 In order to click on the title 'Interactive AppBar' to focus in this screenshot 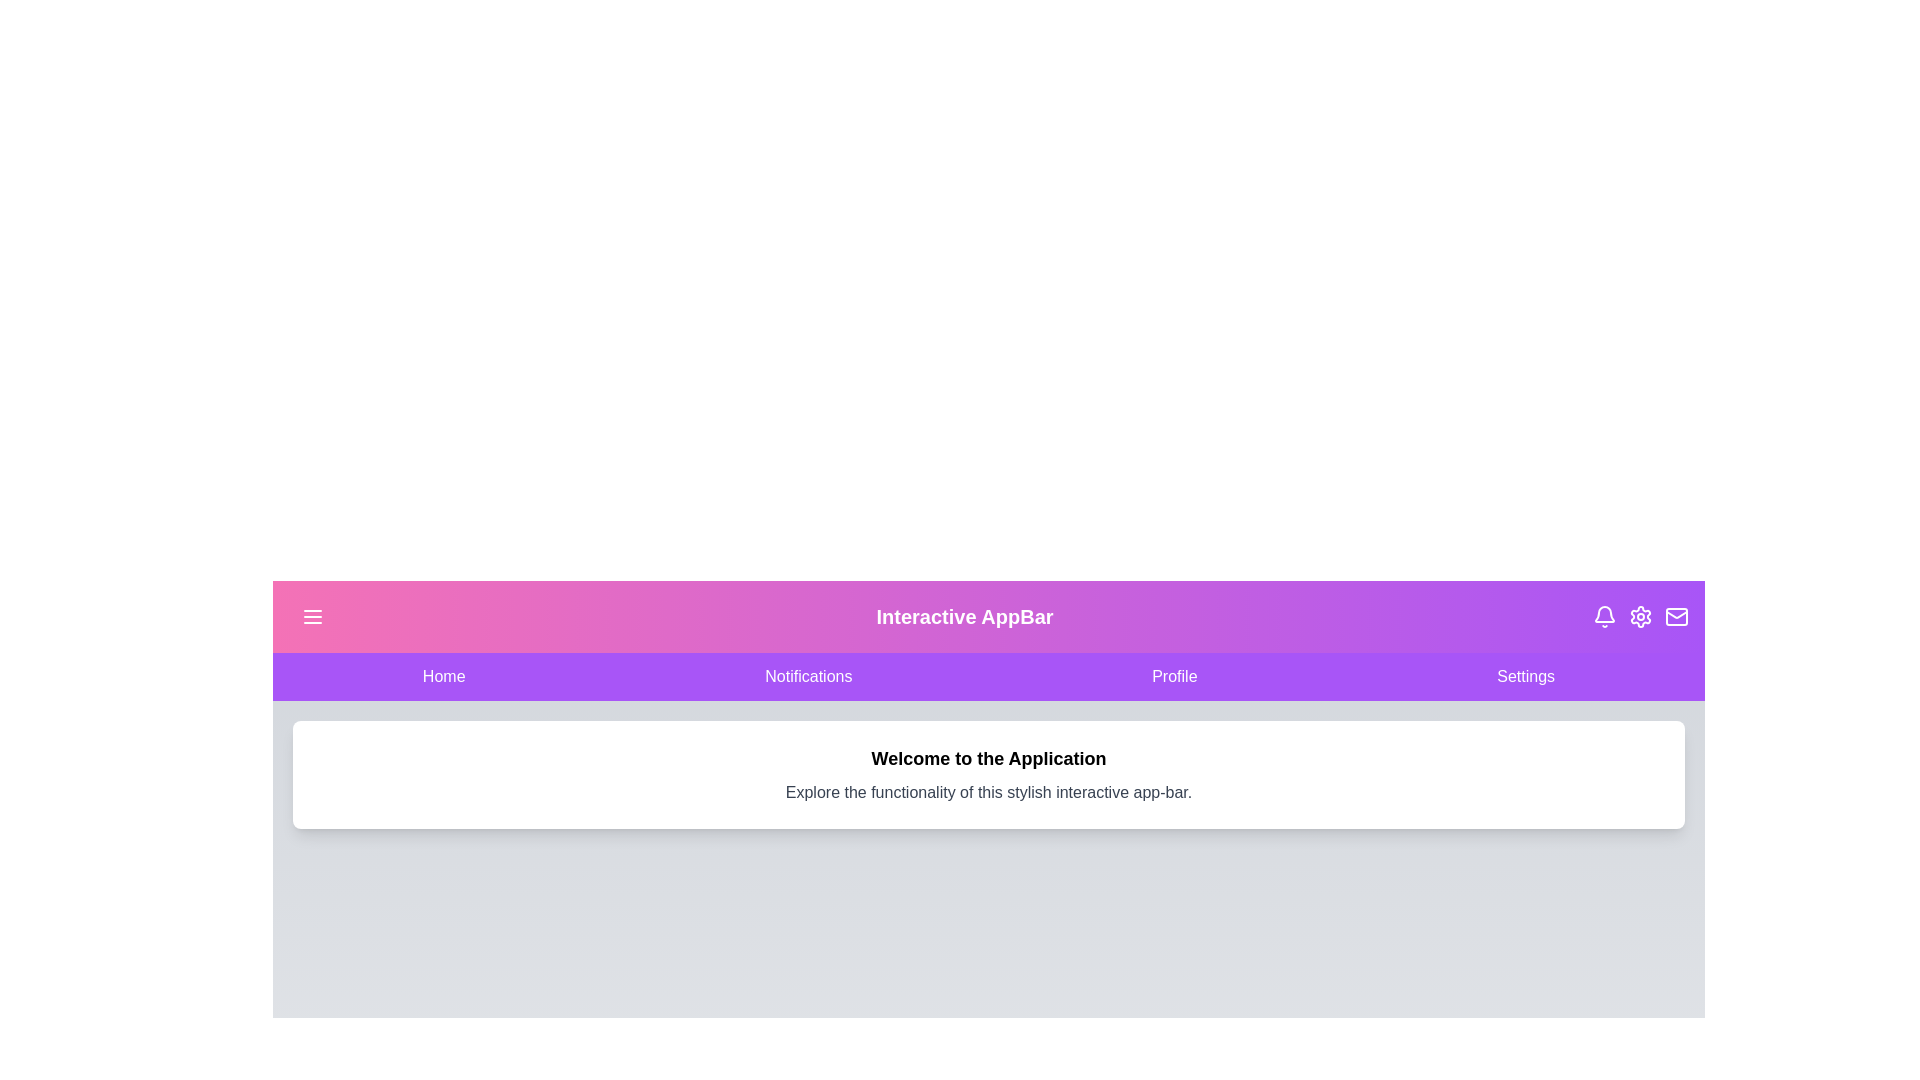, I will do `click(964, 616)`.